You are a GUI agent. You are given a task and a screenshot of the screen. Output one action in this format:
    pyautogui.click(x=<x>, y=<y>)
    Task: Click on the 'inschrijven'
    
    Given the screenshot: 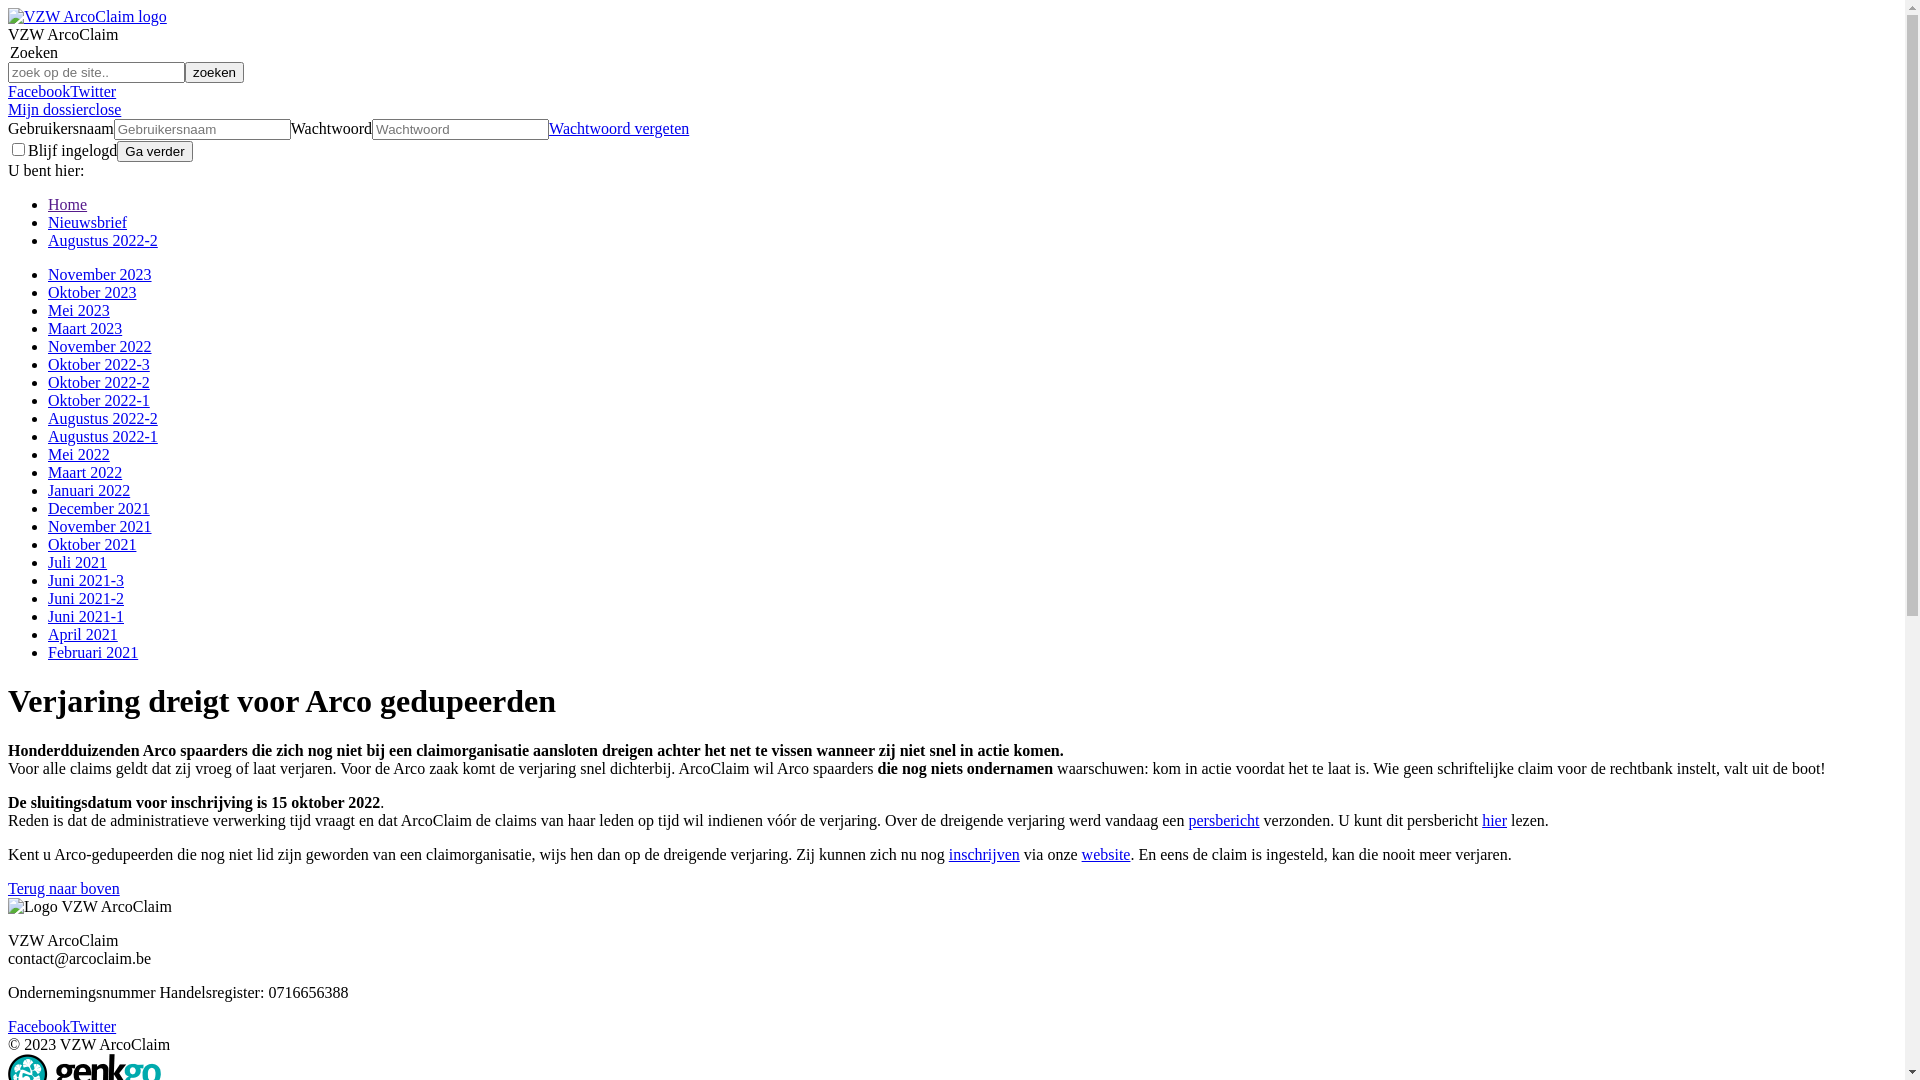 What is the action you would take?
    pyautogui.click(x=984, y=854)
    